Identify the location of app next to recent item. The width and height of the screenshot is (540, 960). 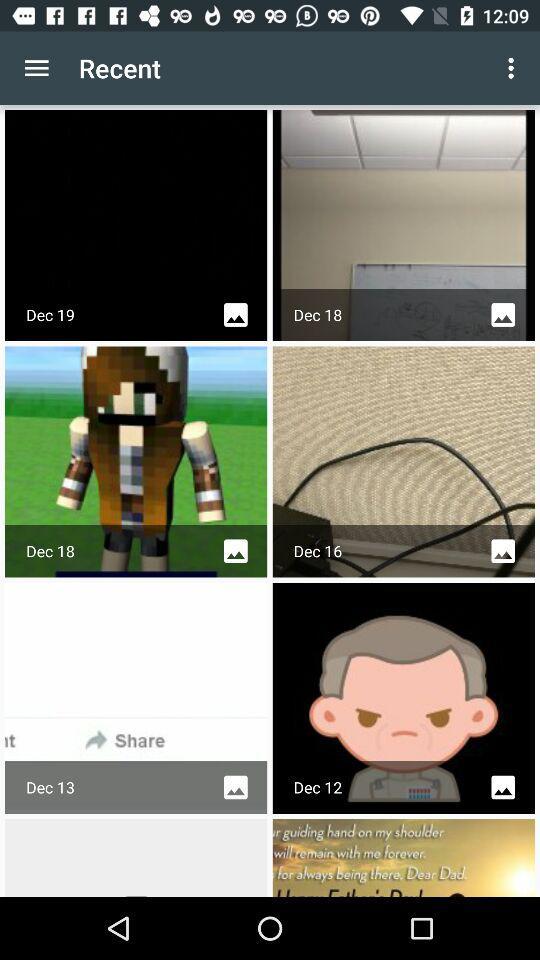
(513, 68).